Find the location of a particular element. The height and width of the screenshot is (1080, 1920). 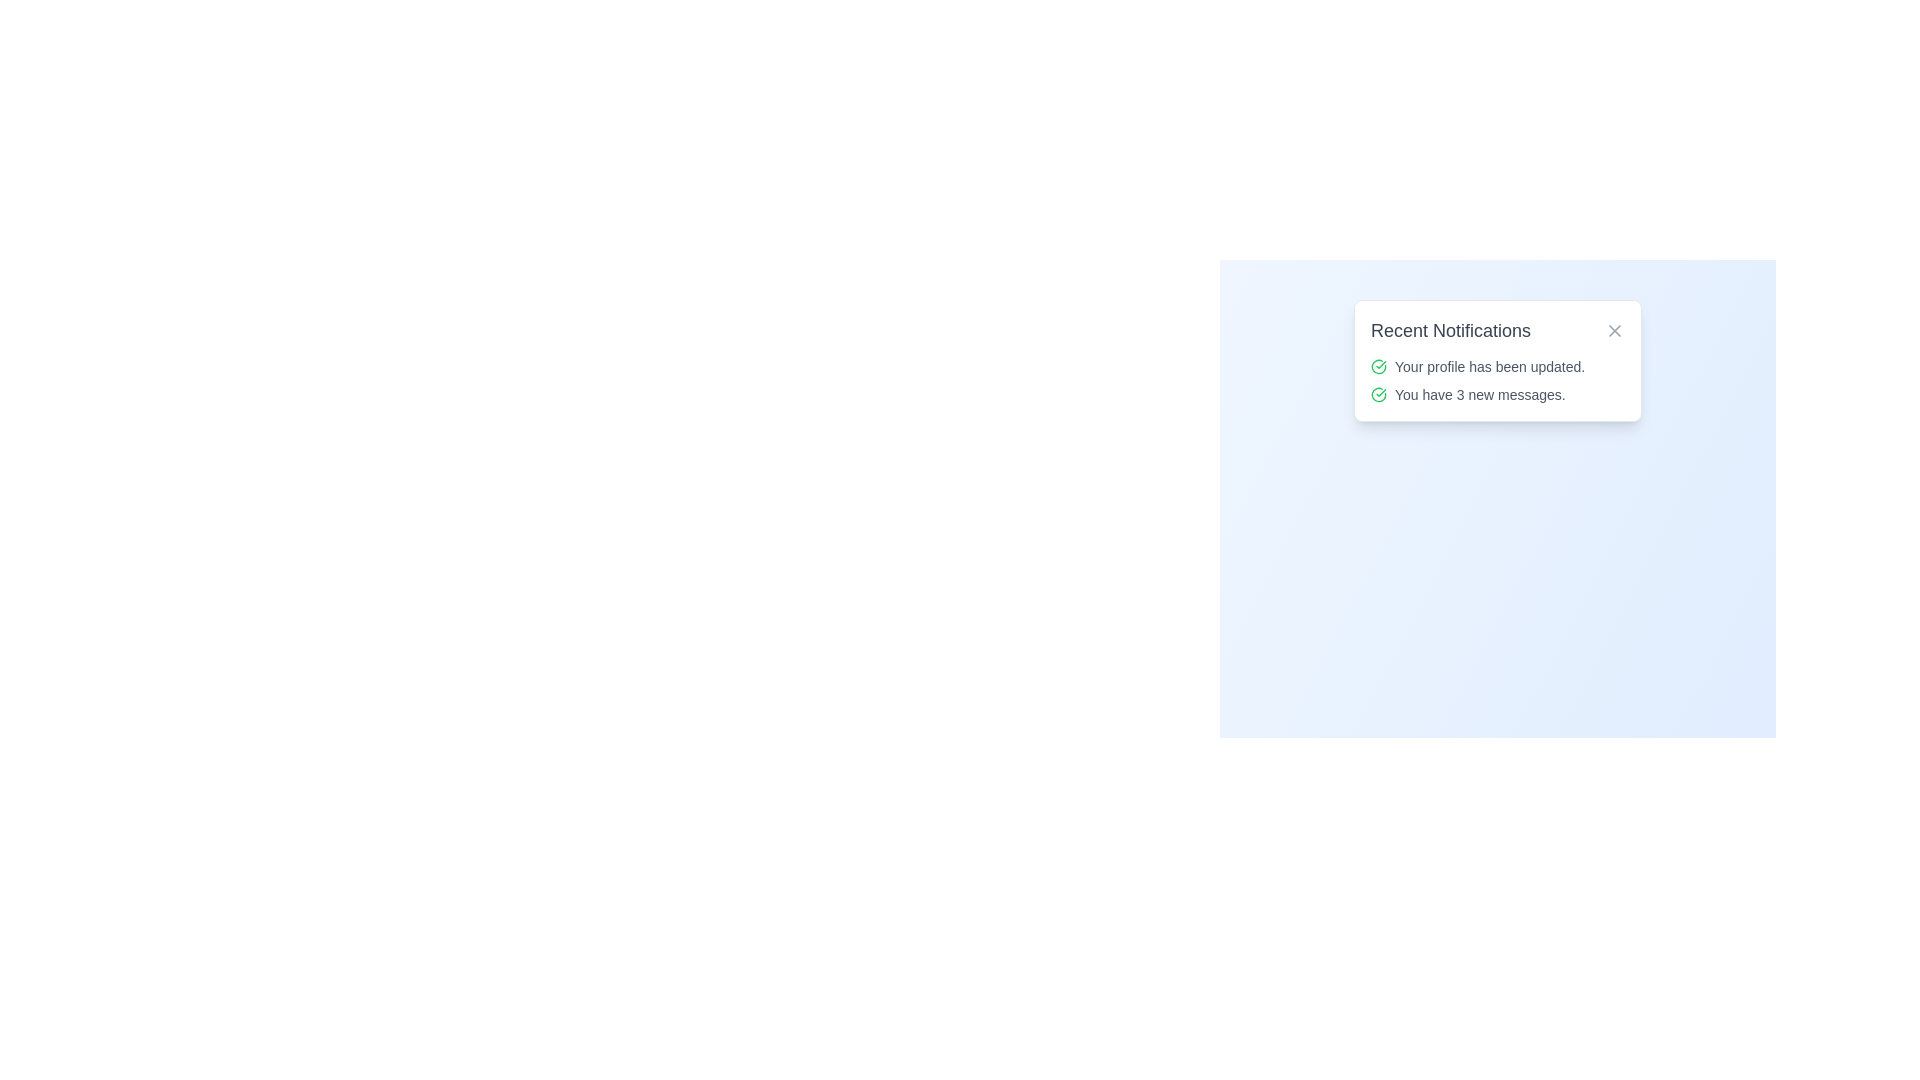

the small black diagonal cross icon, which is positioned at the top-right corner of the notification panel adjacent to the 'Recent Notifications' heading is located at coordinates (1614, 330).